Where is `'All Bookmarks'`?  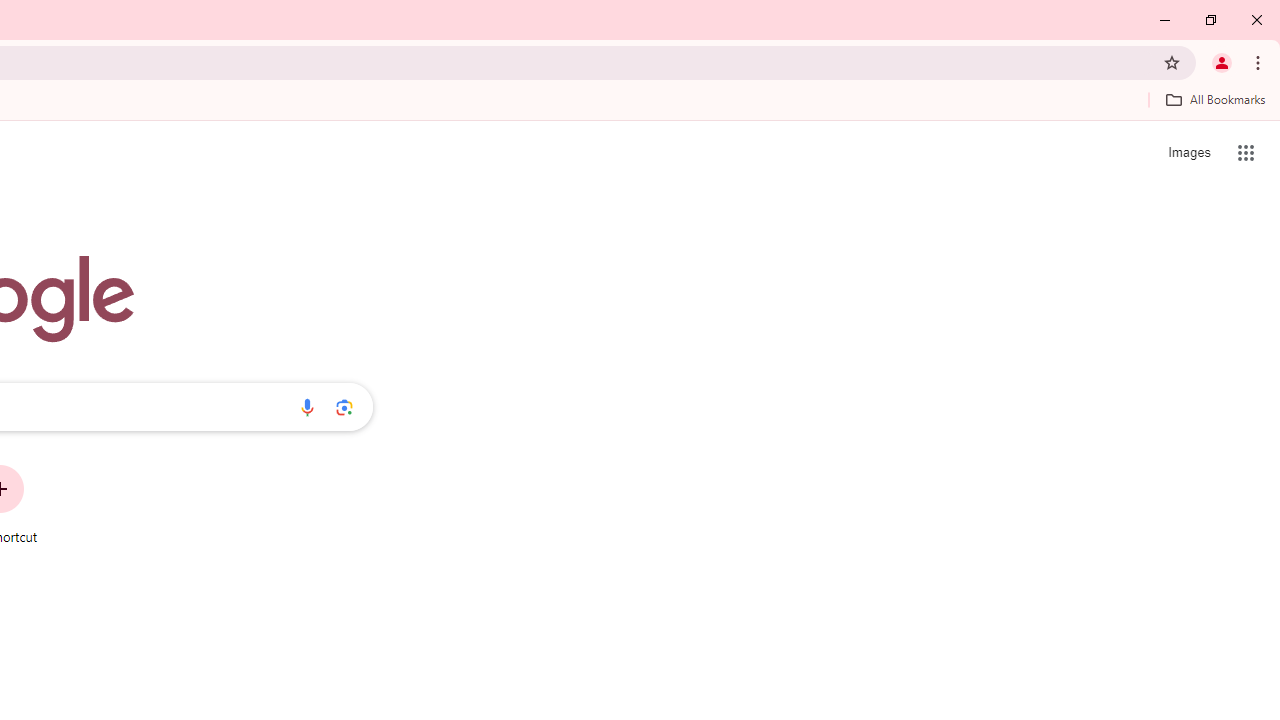 'All Bookmarks' is located at coordinates (1214, 99).